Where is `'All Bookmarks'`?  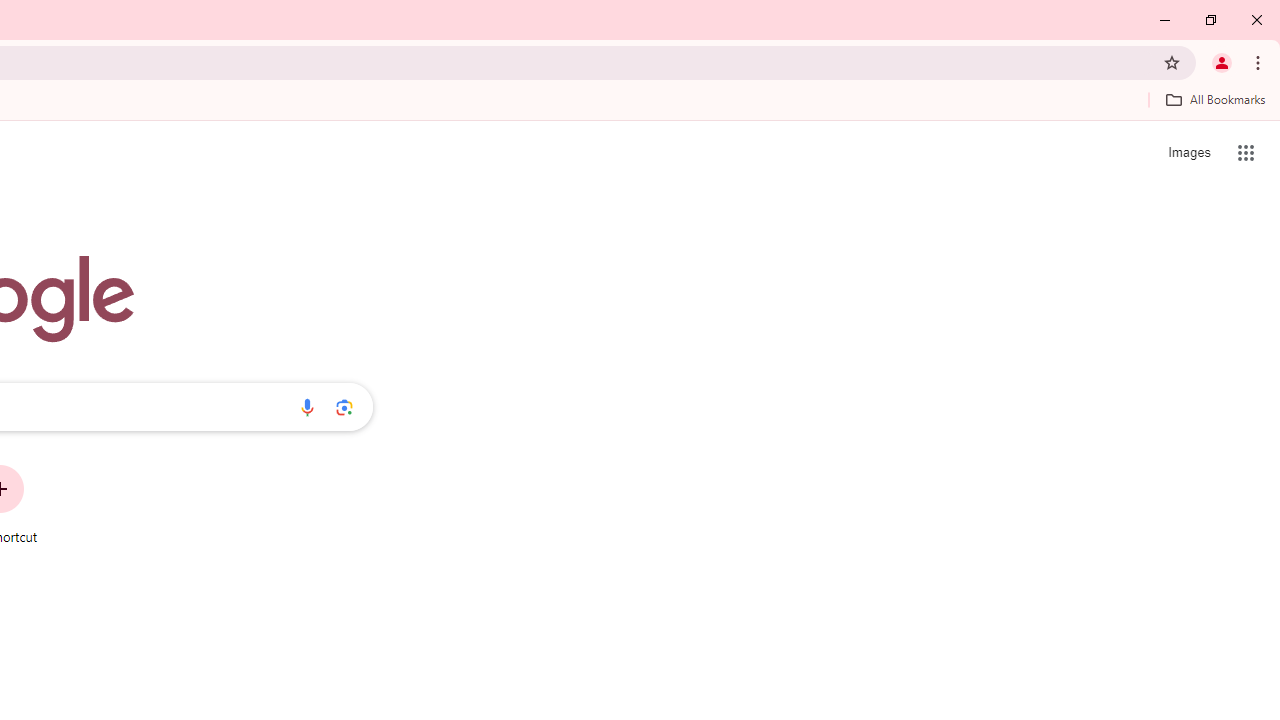 'All Bookmarks' is located at coordinates (1214, 99).